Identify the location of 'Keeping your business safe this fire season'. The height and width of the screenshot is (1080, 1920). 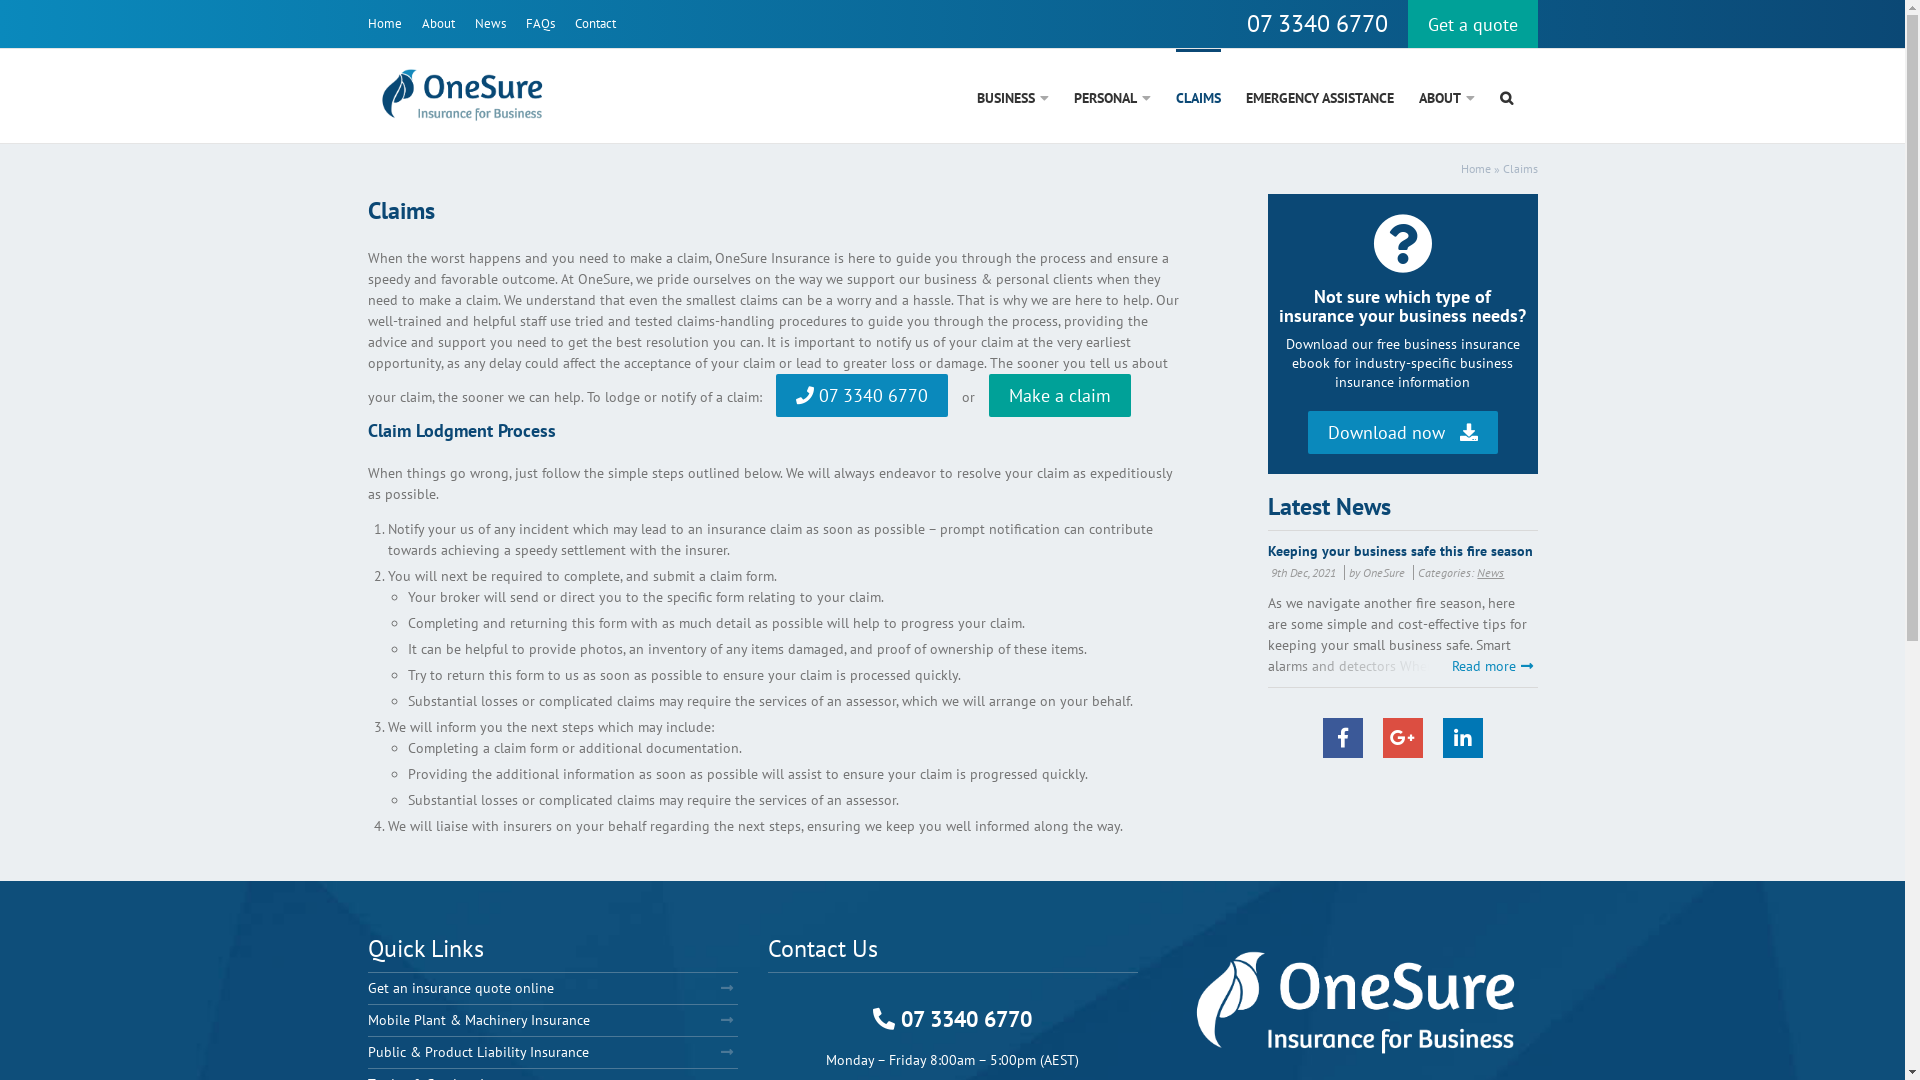
(1266, 550).